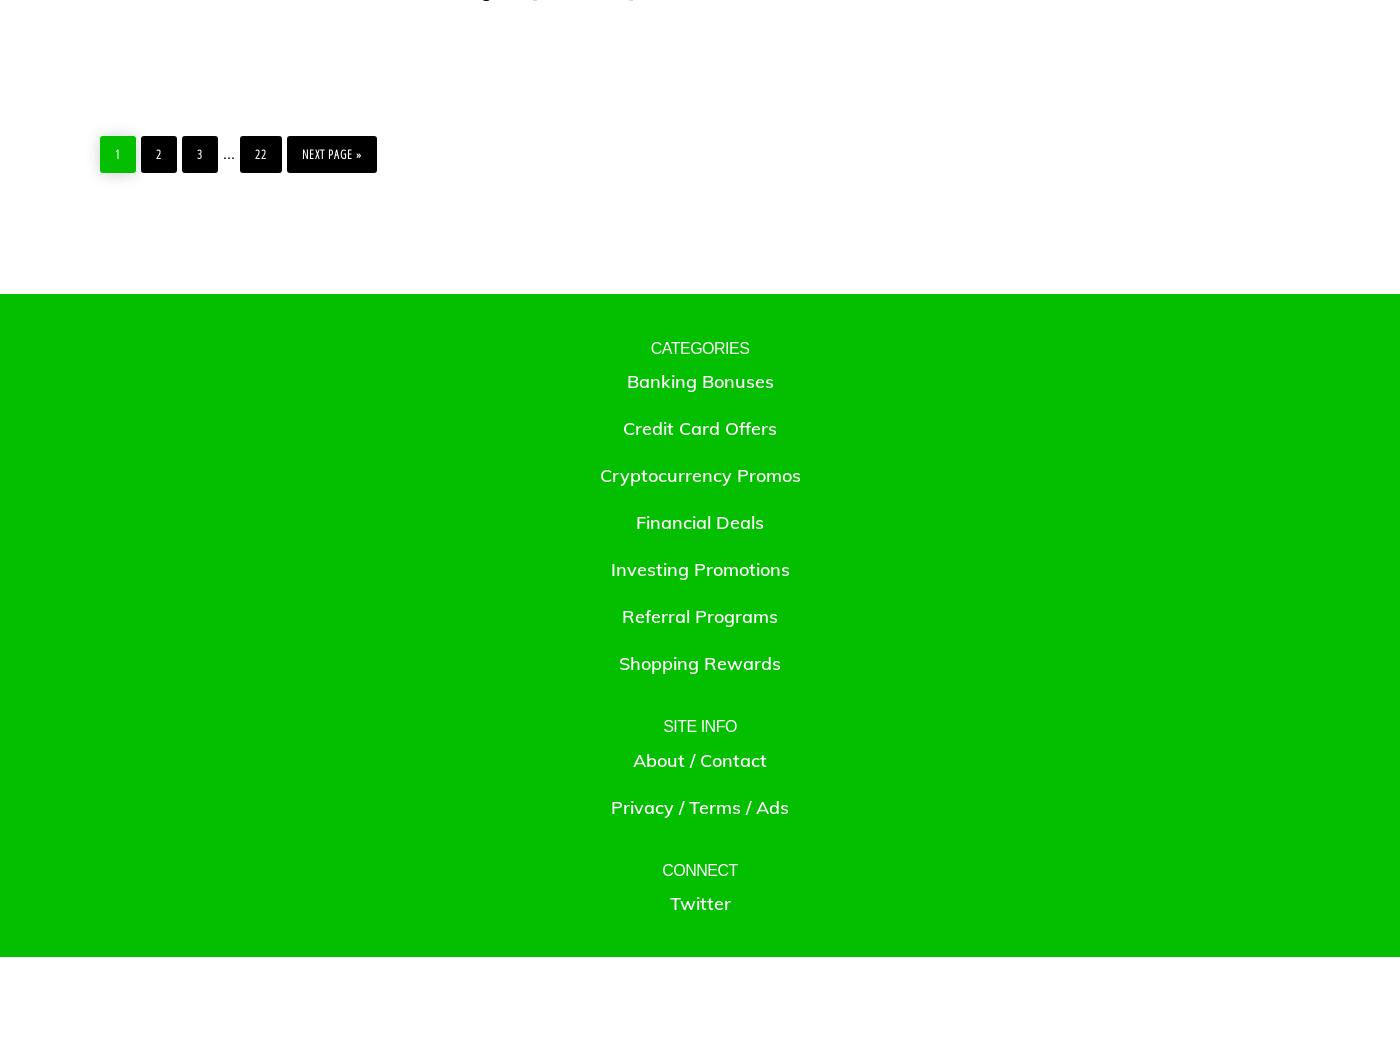 Image resolution: width=1400 pixels, height=1045 pixels. I want to click on 'Referral Programs', so click(700, 615).